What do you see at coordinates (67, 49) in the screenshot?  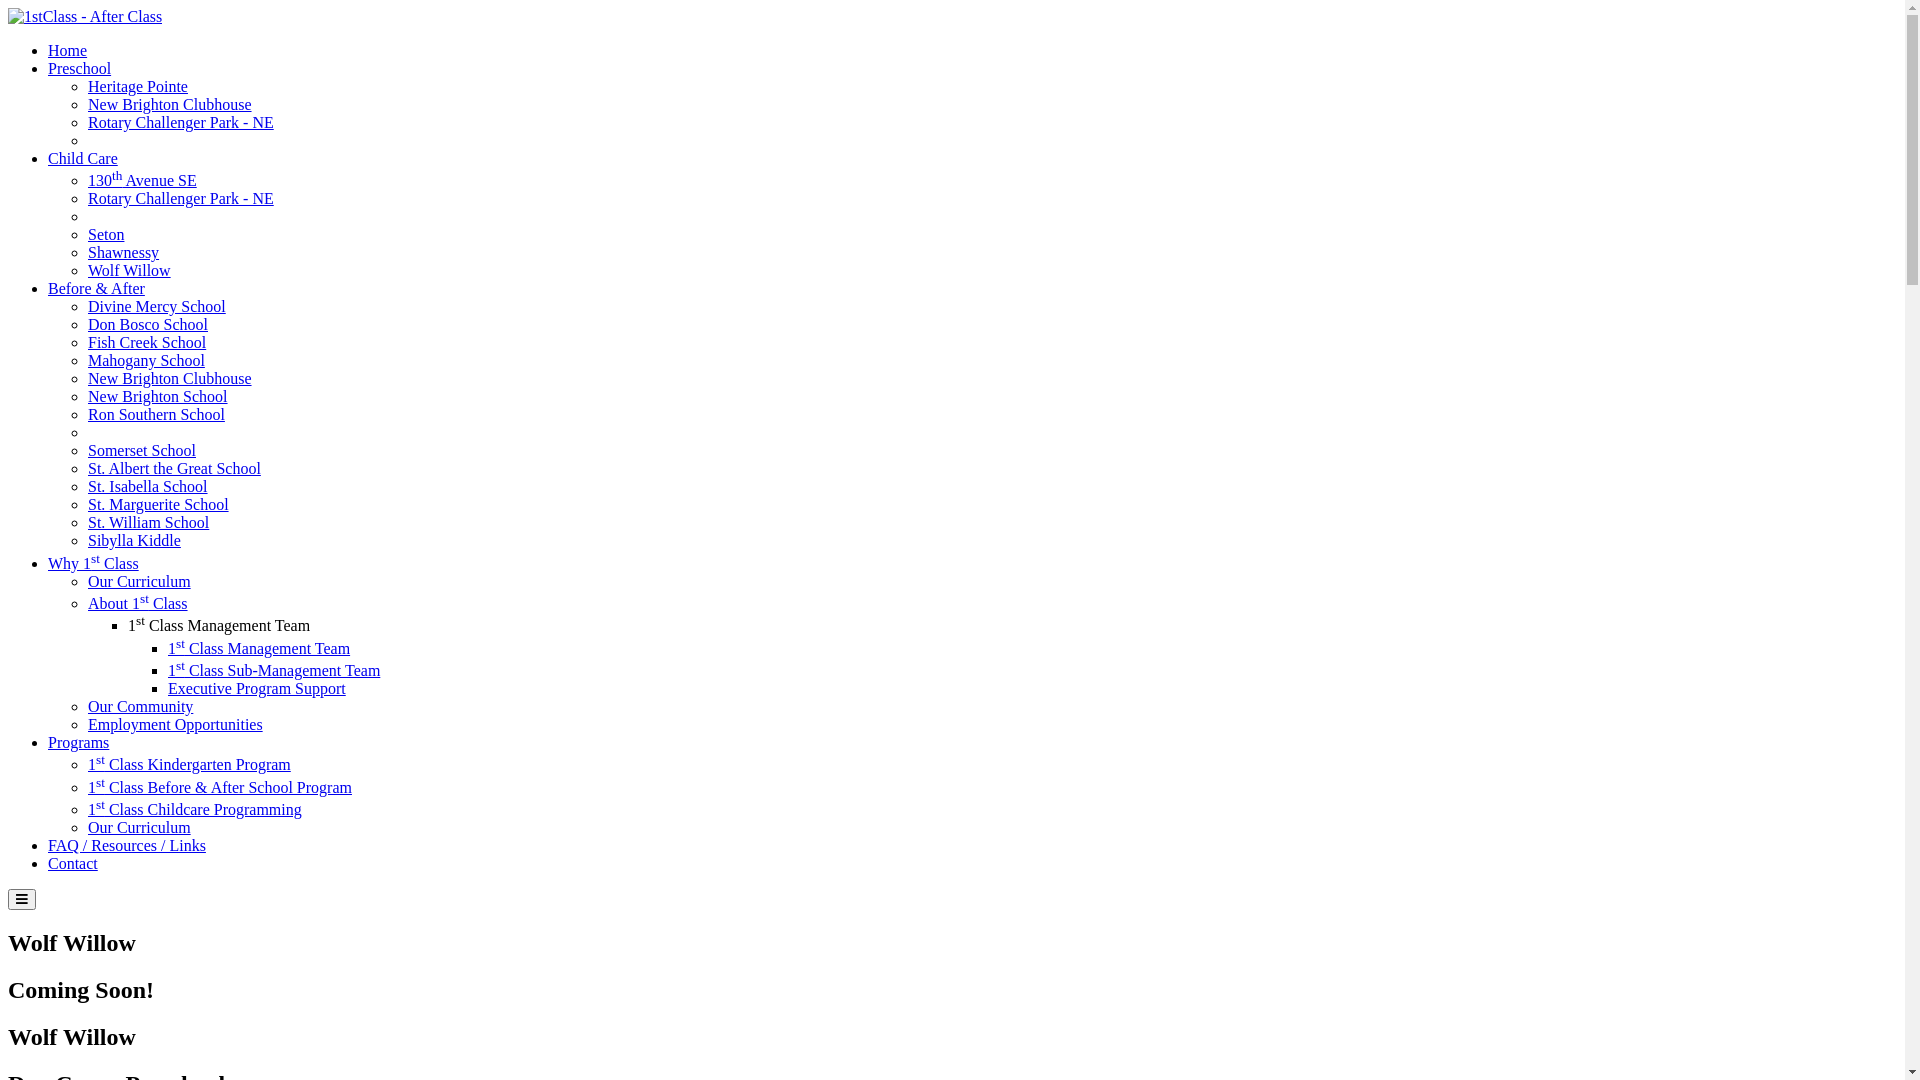 I see `'Home'` at bounding box center [67, 49].